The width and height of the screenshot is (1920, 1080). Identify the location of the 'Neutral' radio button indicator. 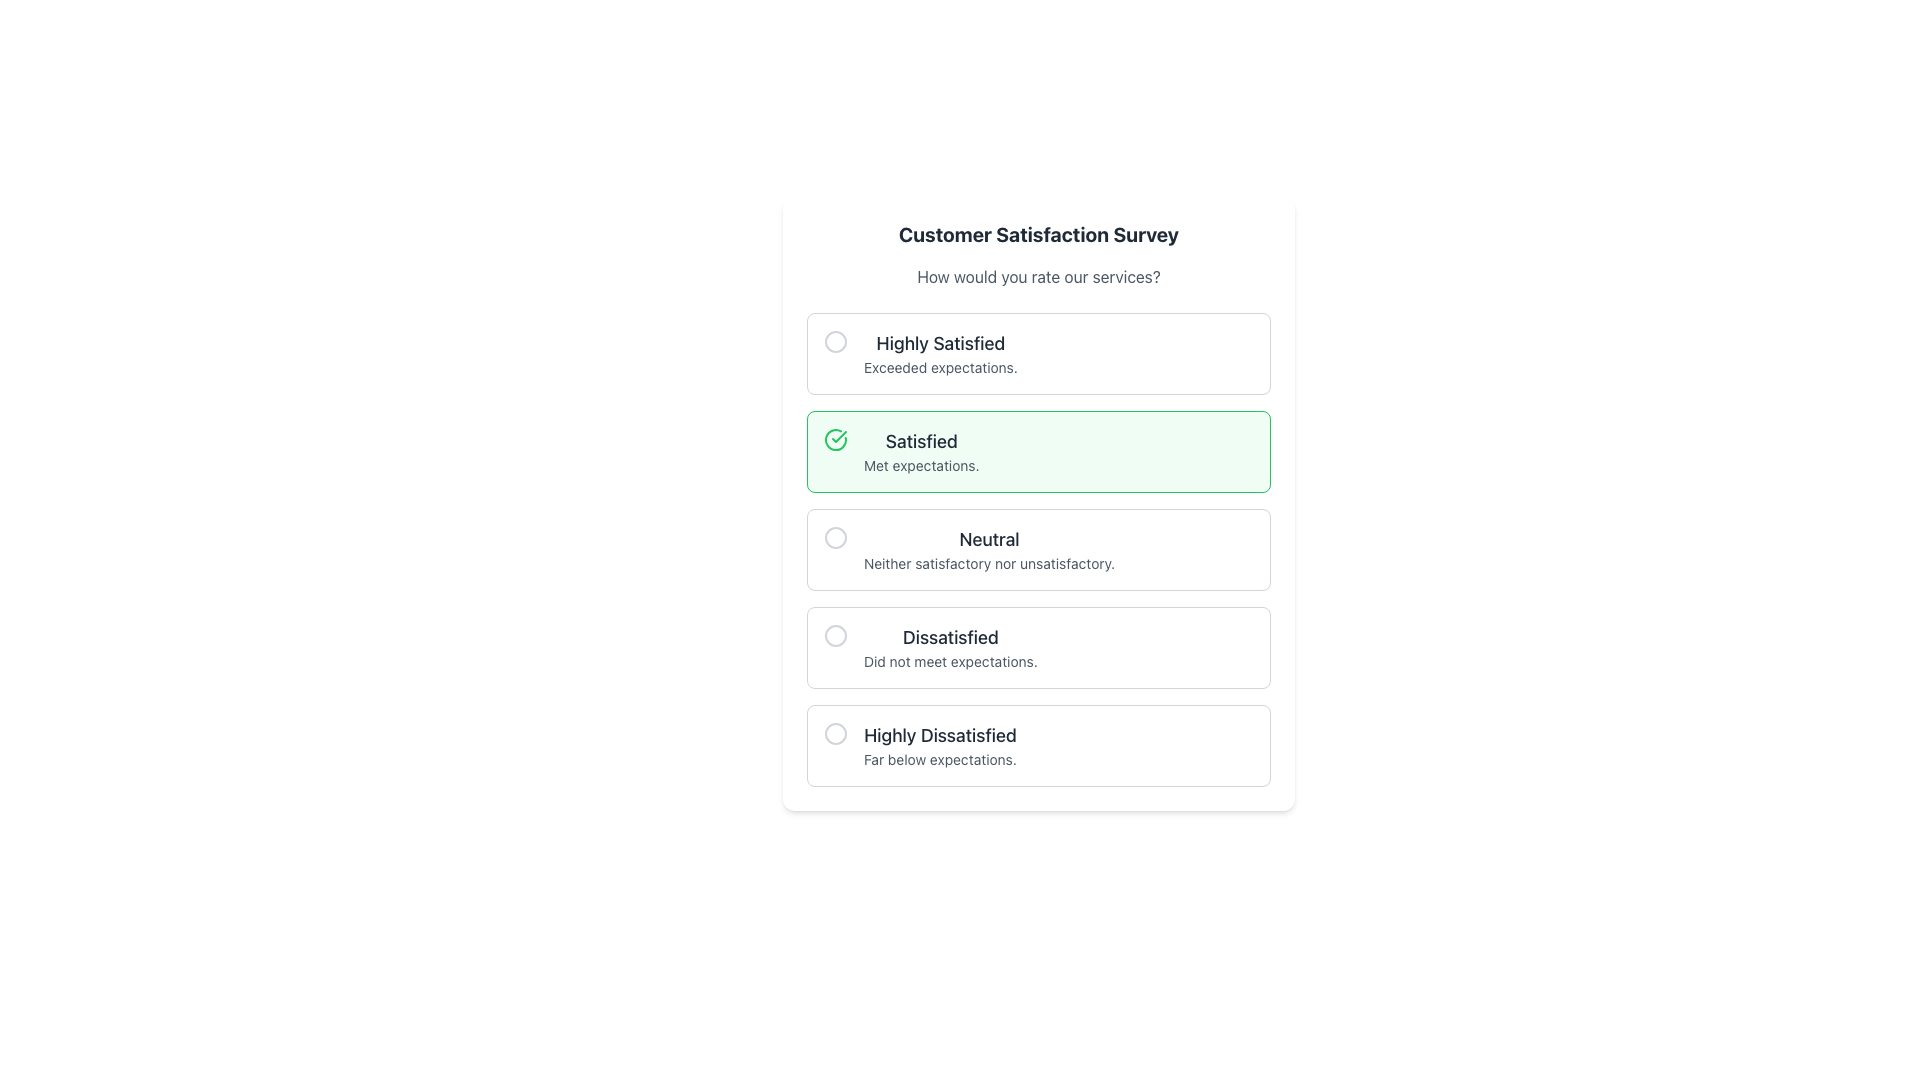
(835, 536).